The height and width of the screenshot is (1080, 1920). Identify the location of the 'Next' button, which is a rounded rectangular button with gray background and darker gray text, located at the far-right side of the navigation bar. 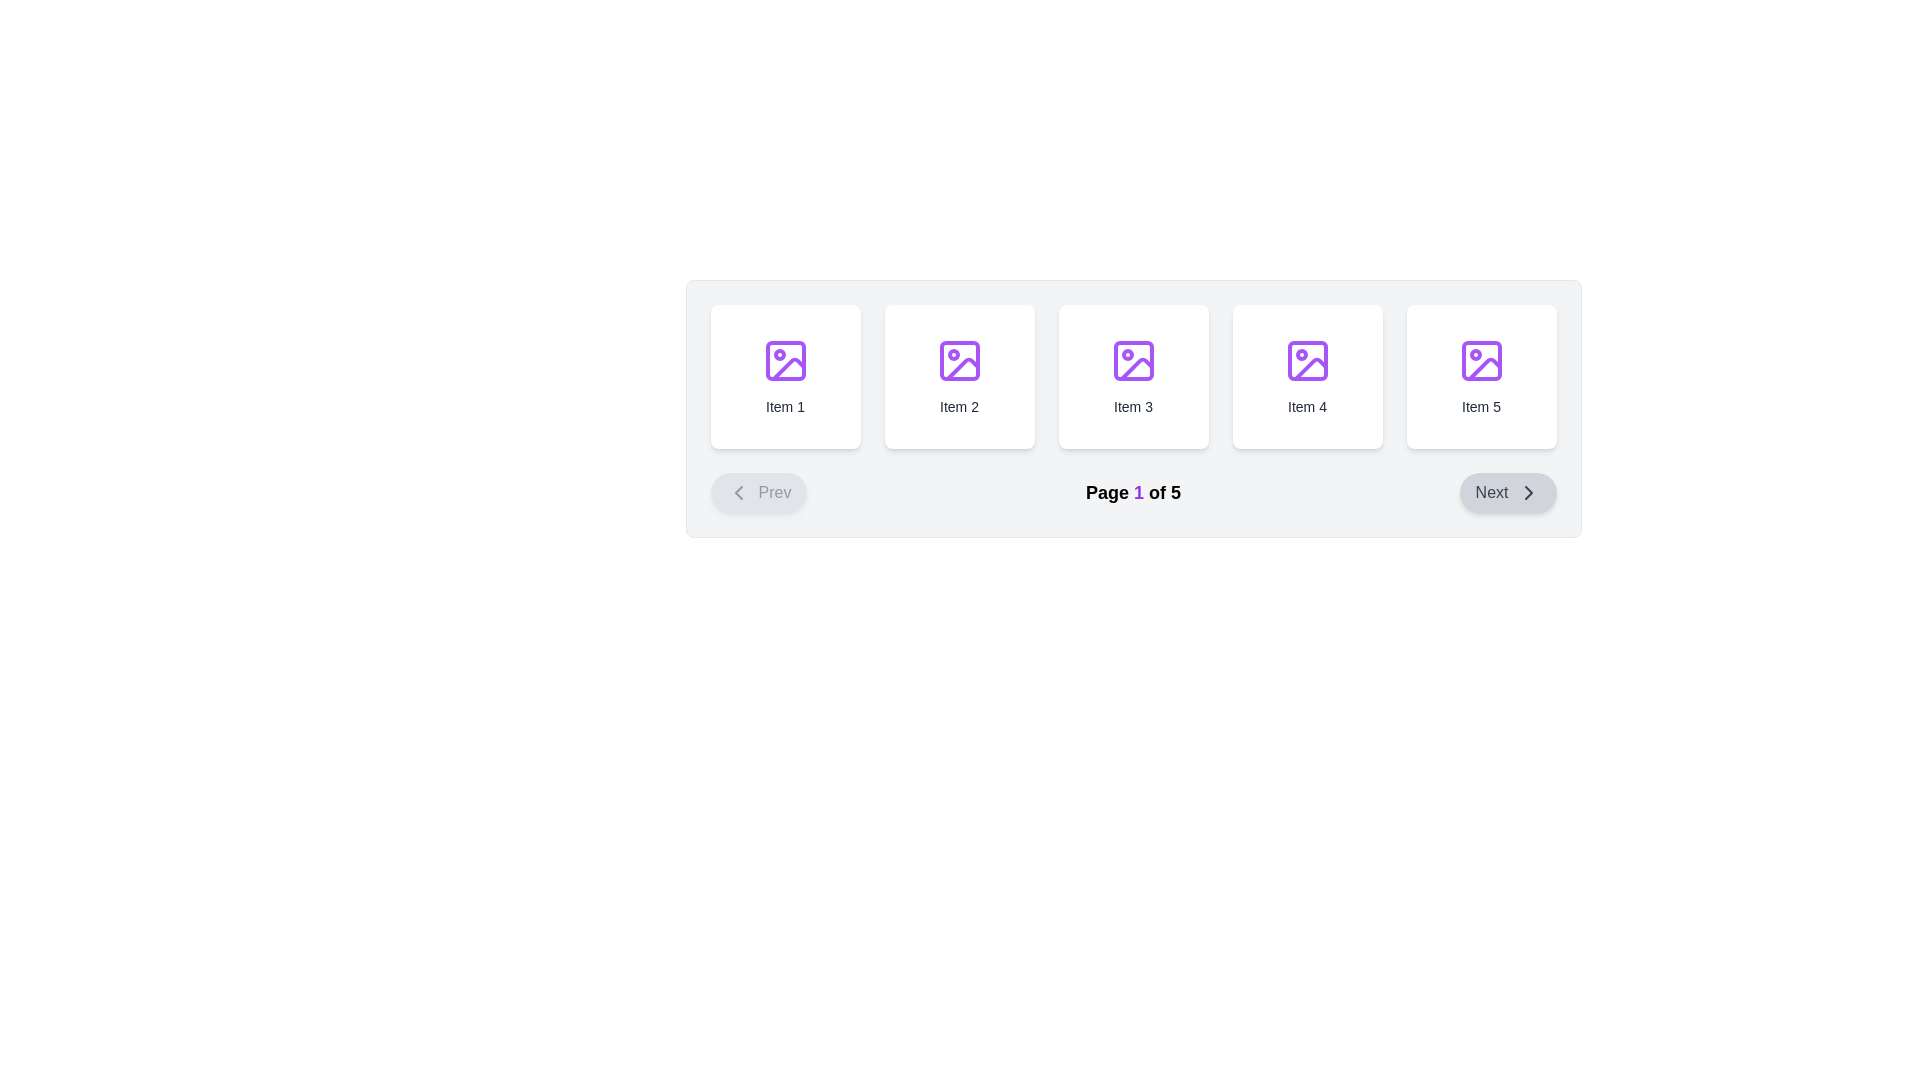
(1507, 493).